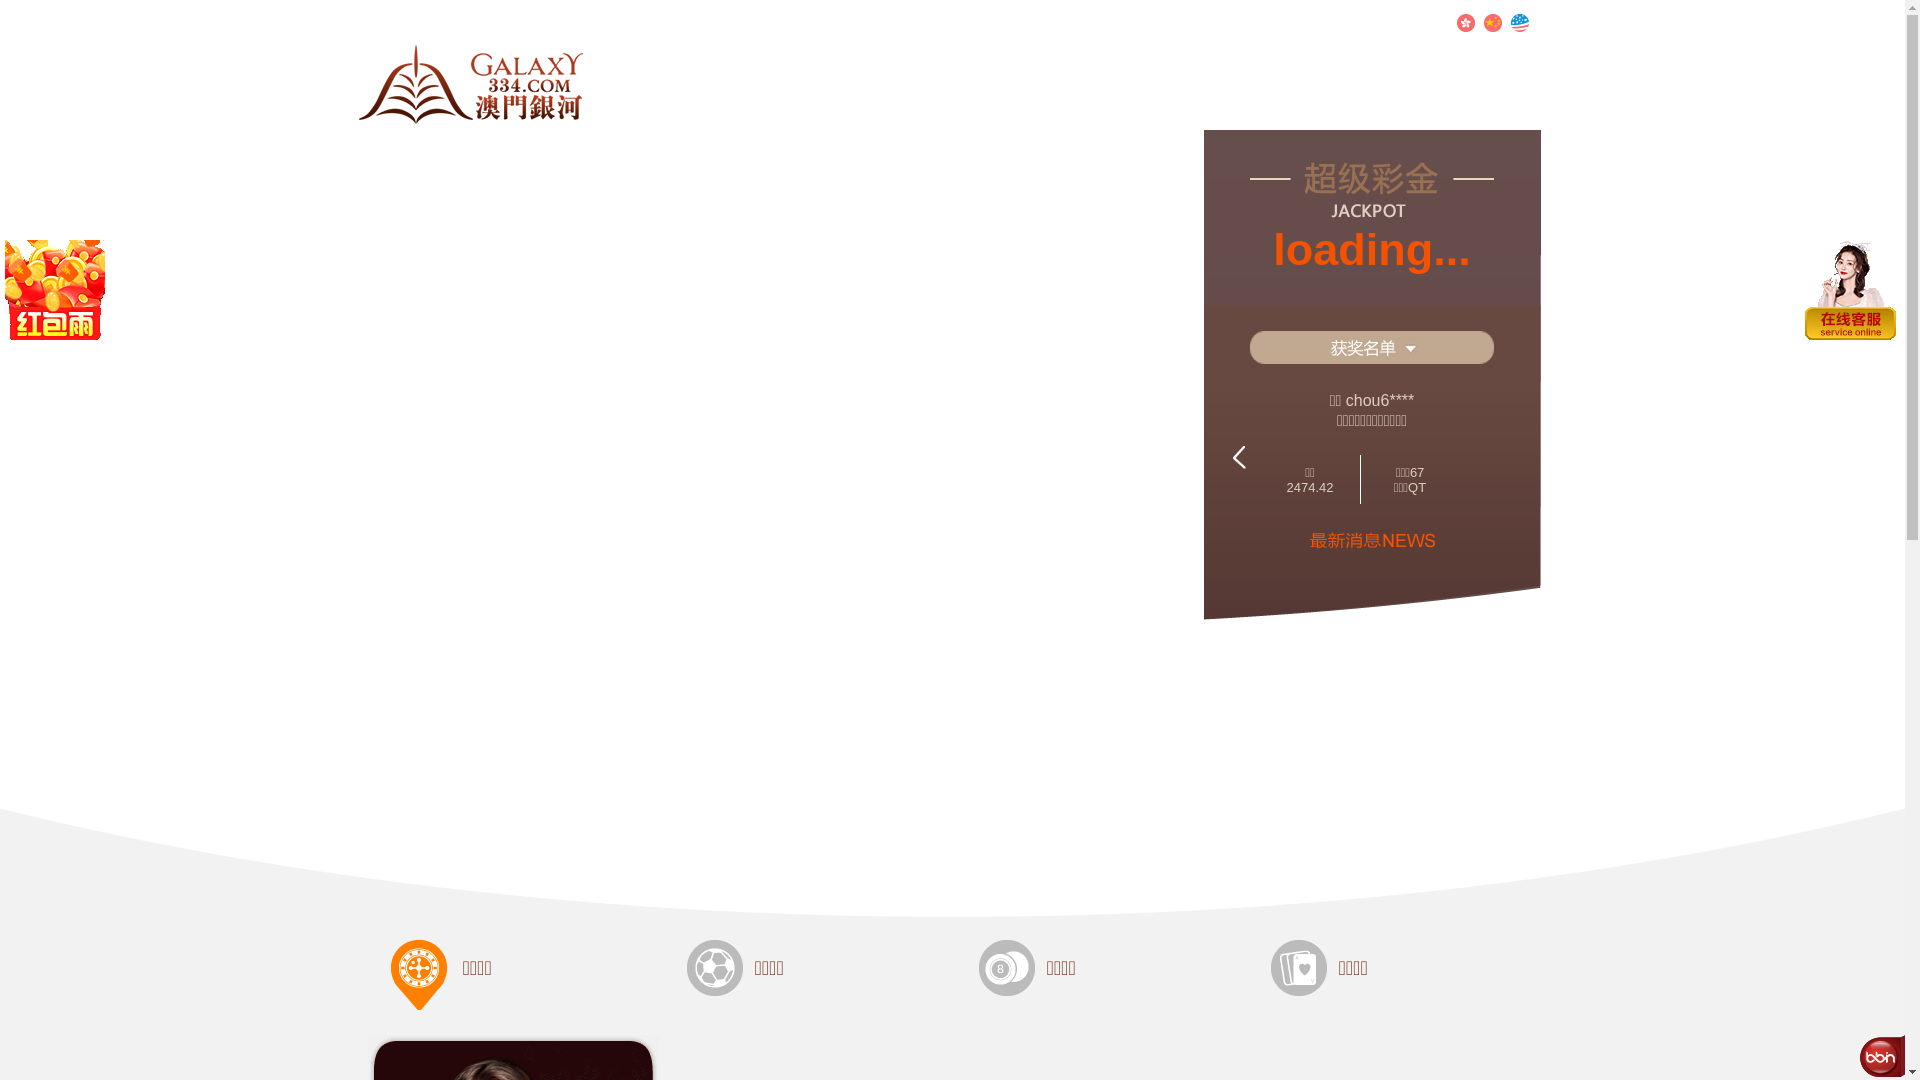  I want to click on 'English', so click(1518, 23).